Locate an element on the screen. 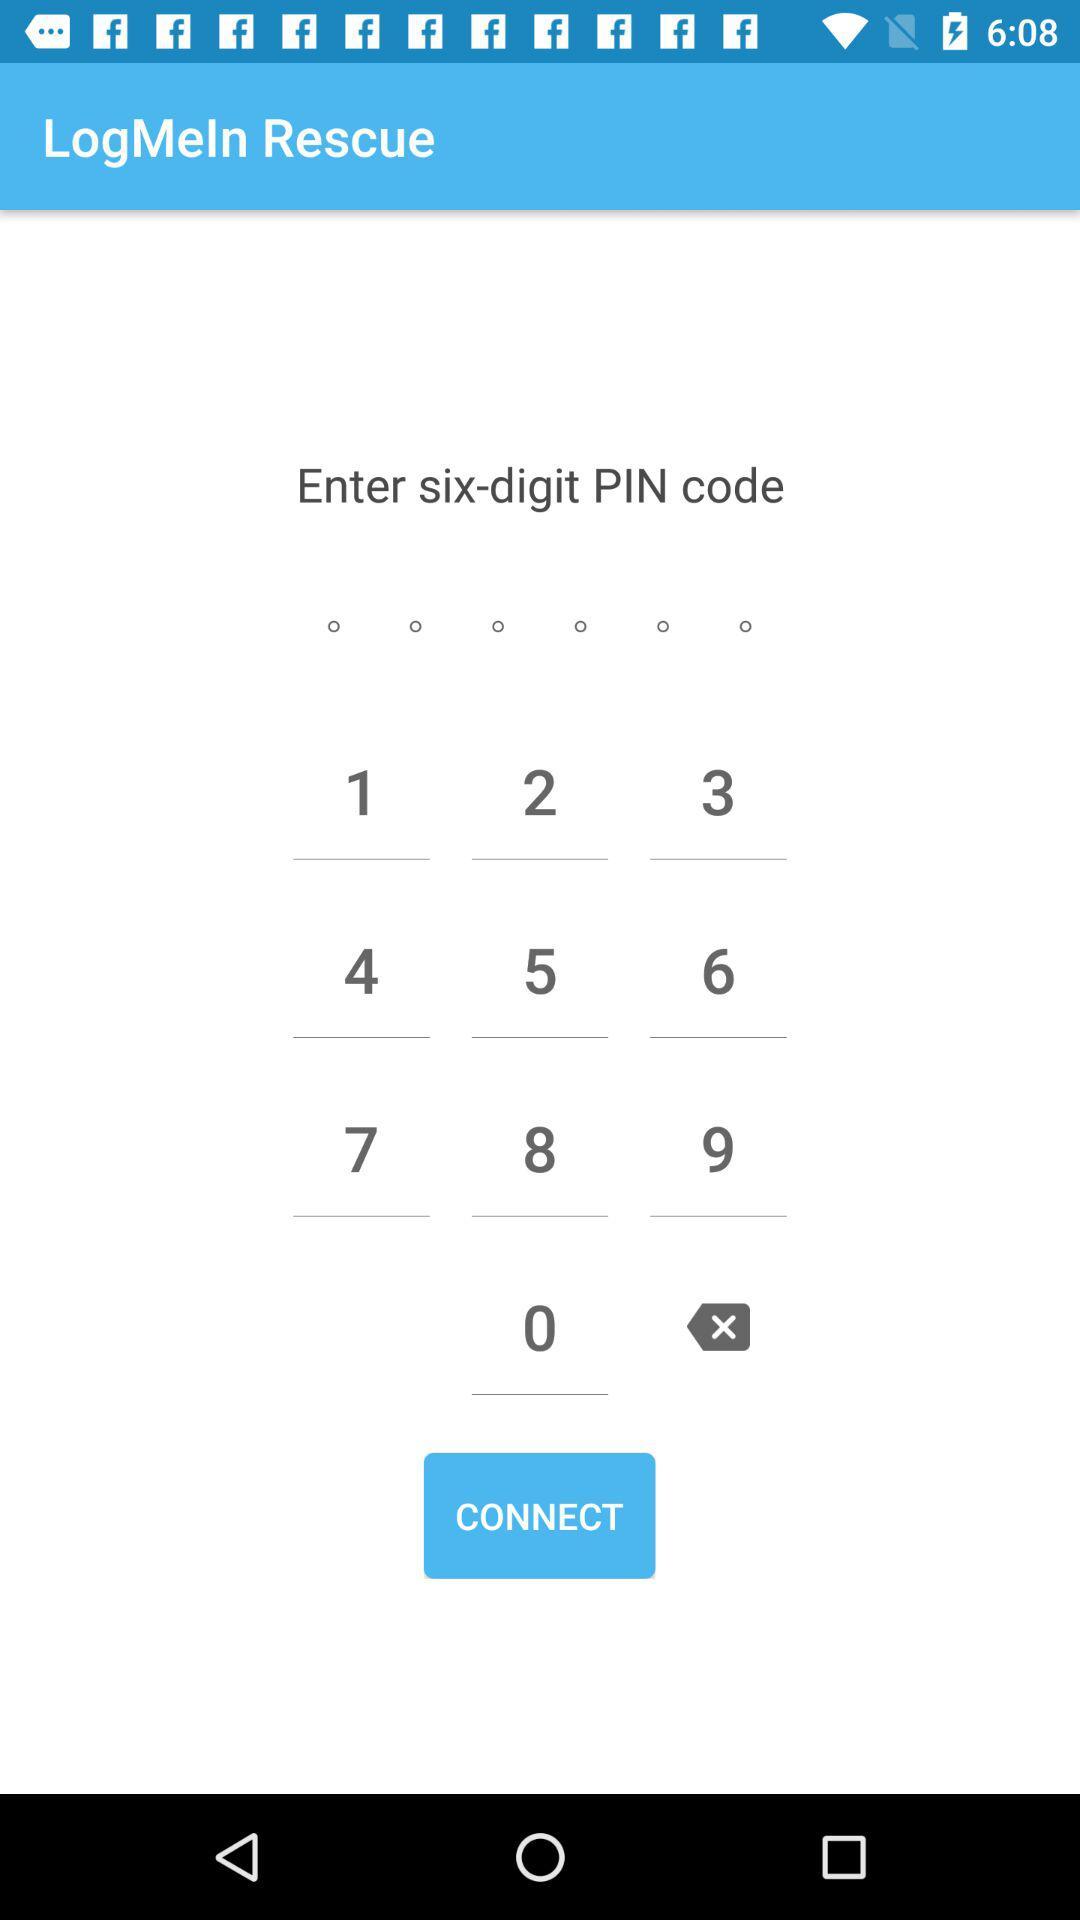 This screenshot has height=1920, width=1080. item below 4 item is located at coordinates (361, 1148).